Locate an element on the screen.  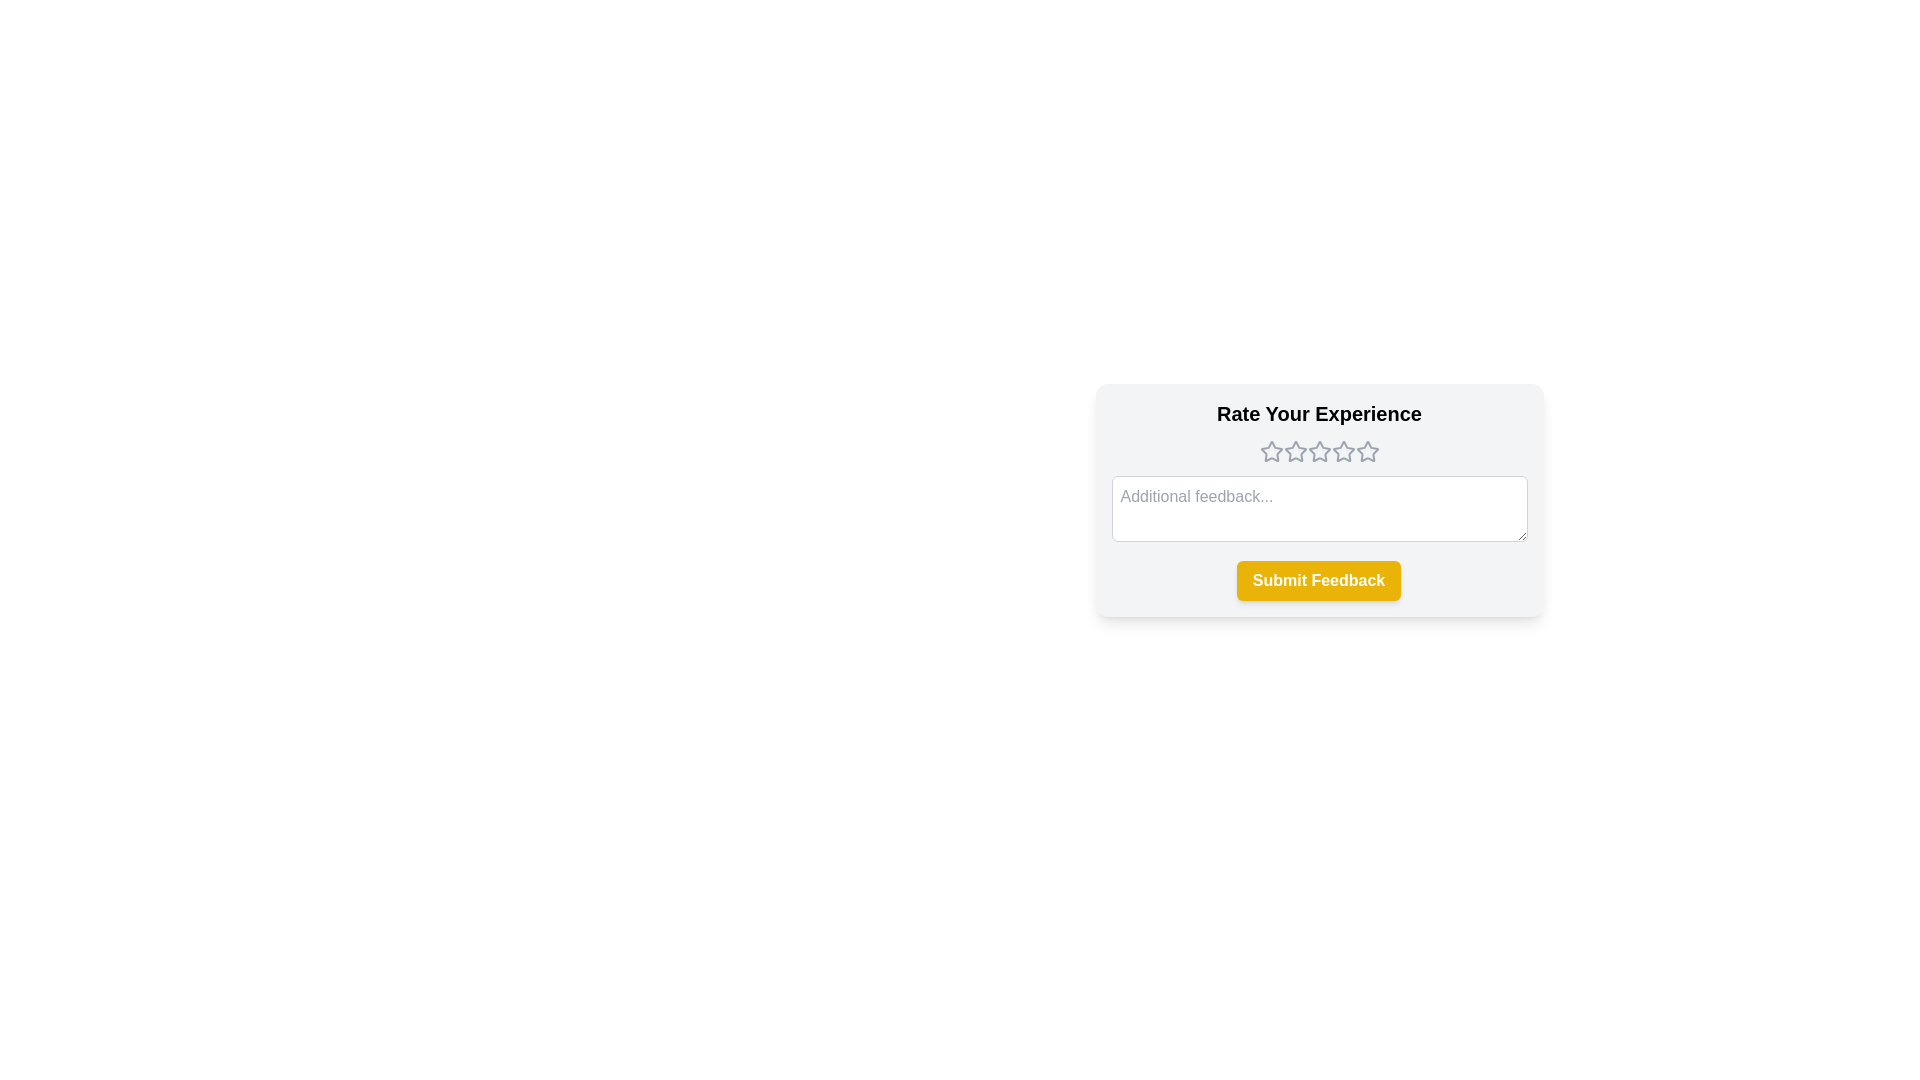
the fourth star-shaped interactive rating icon in the feedback module is located at coordinates (1343, 451).